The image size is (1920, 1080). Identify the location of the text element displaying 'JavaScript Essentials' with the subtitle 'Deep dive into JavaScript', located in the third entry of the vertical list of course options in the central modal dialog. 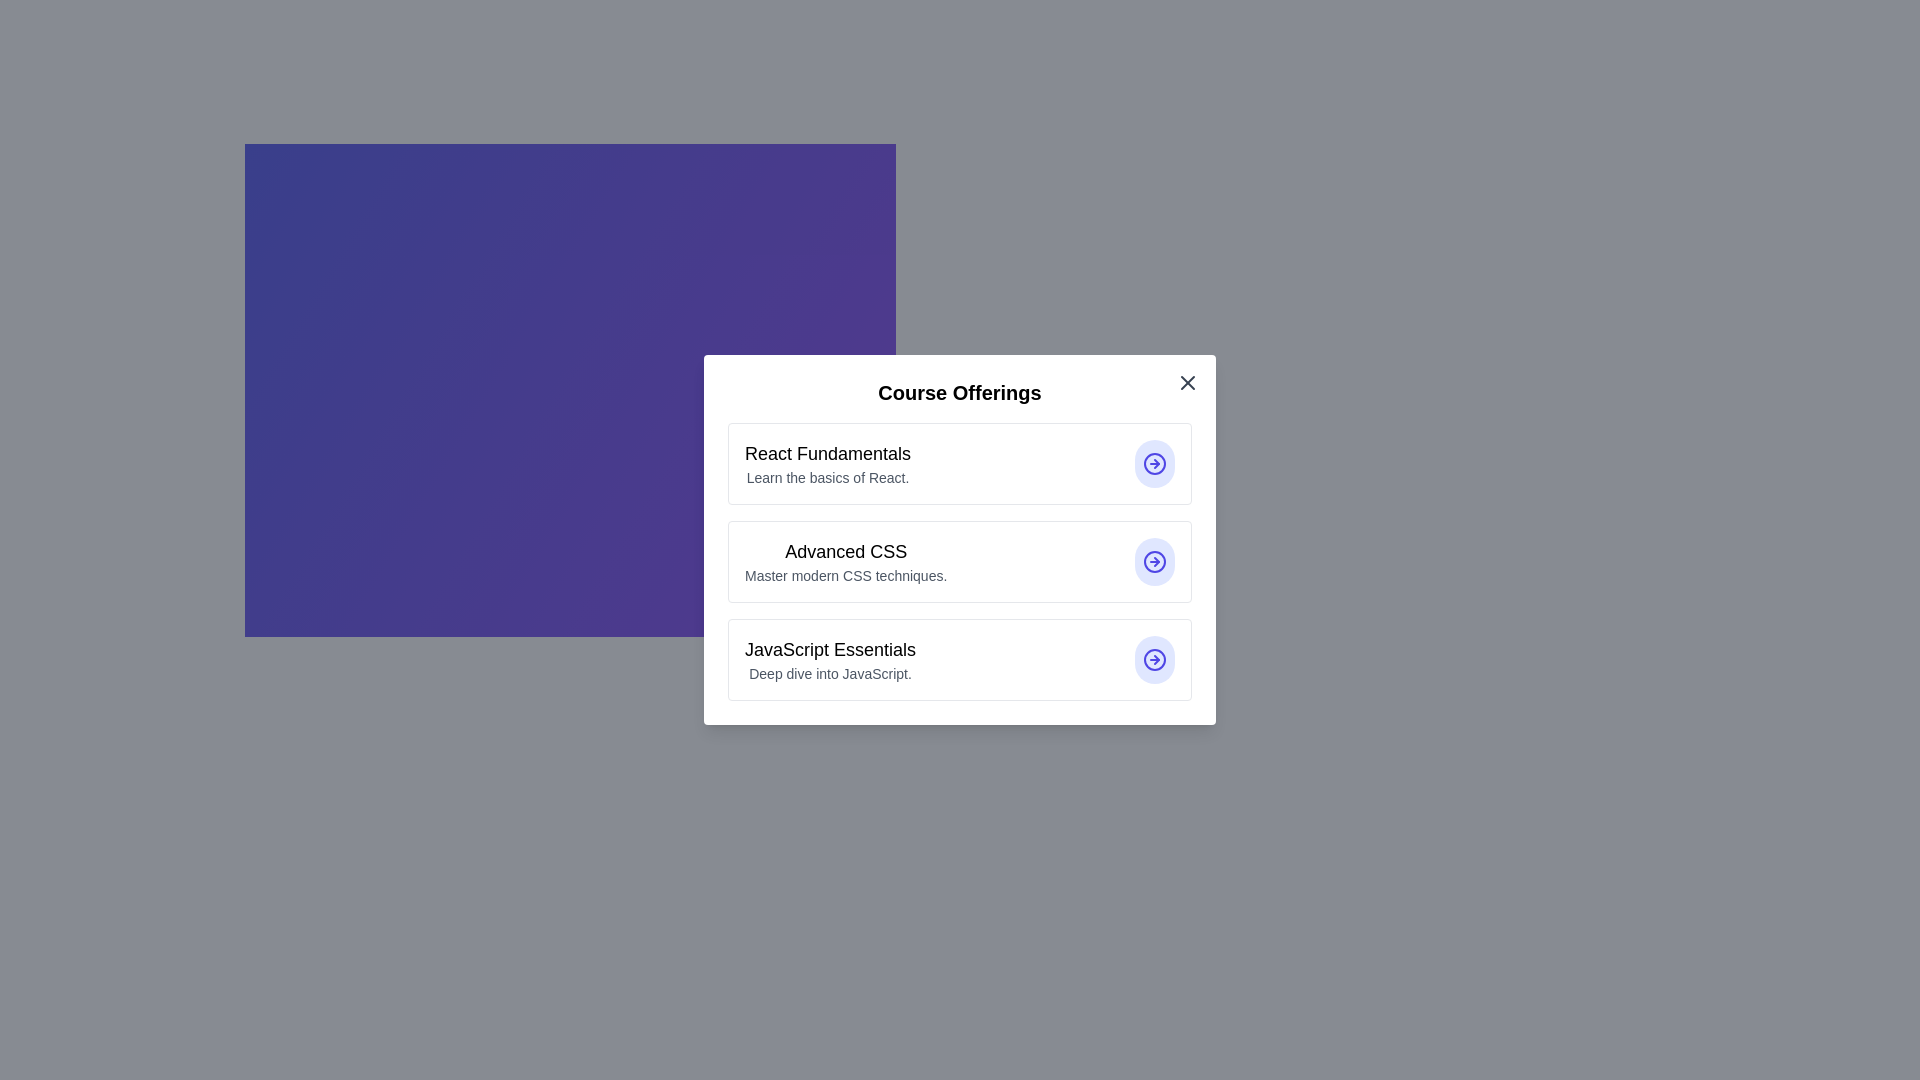
(830, 659).